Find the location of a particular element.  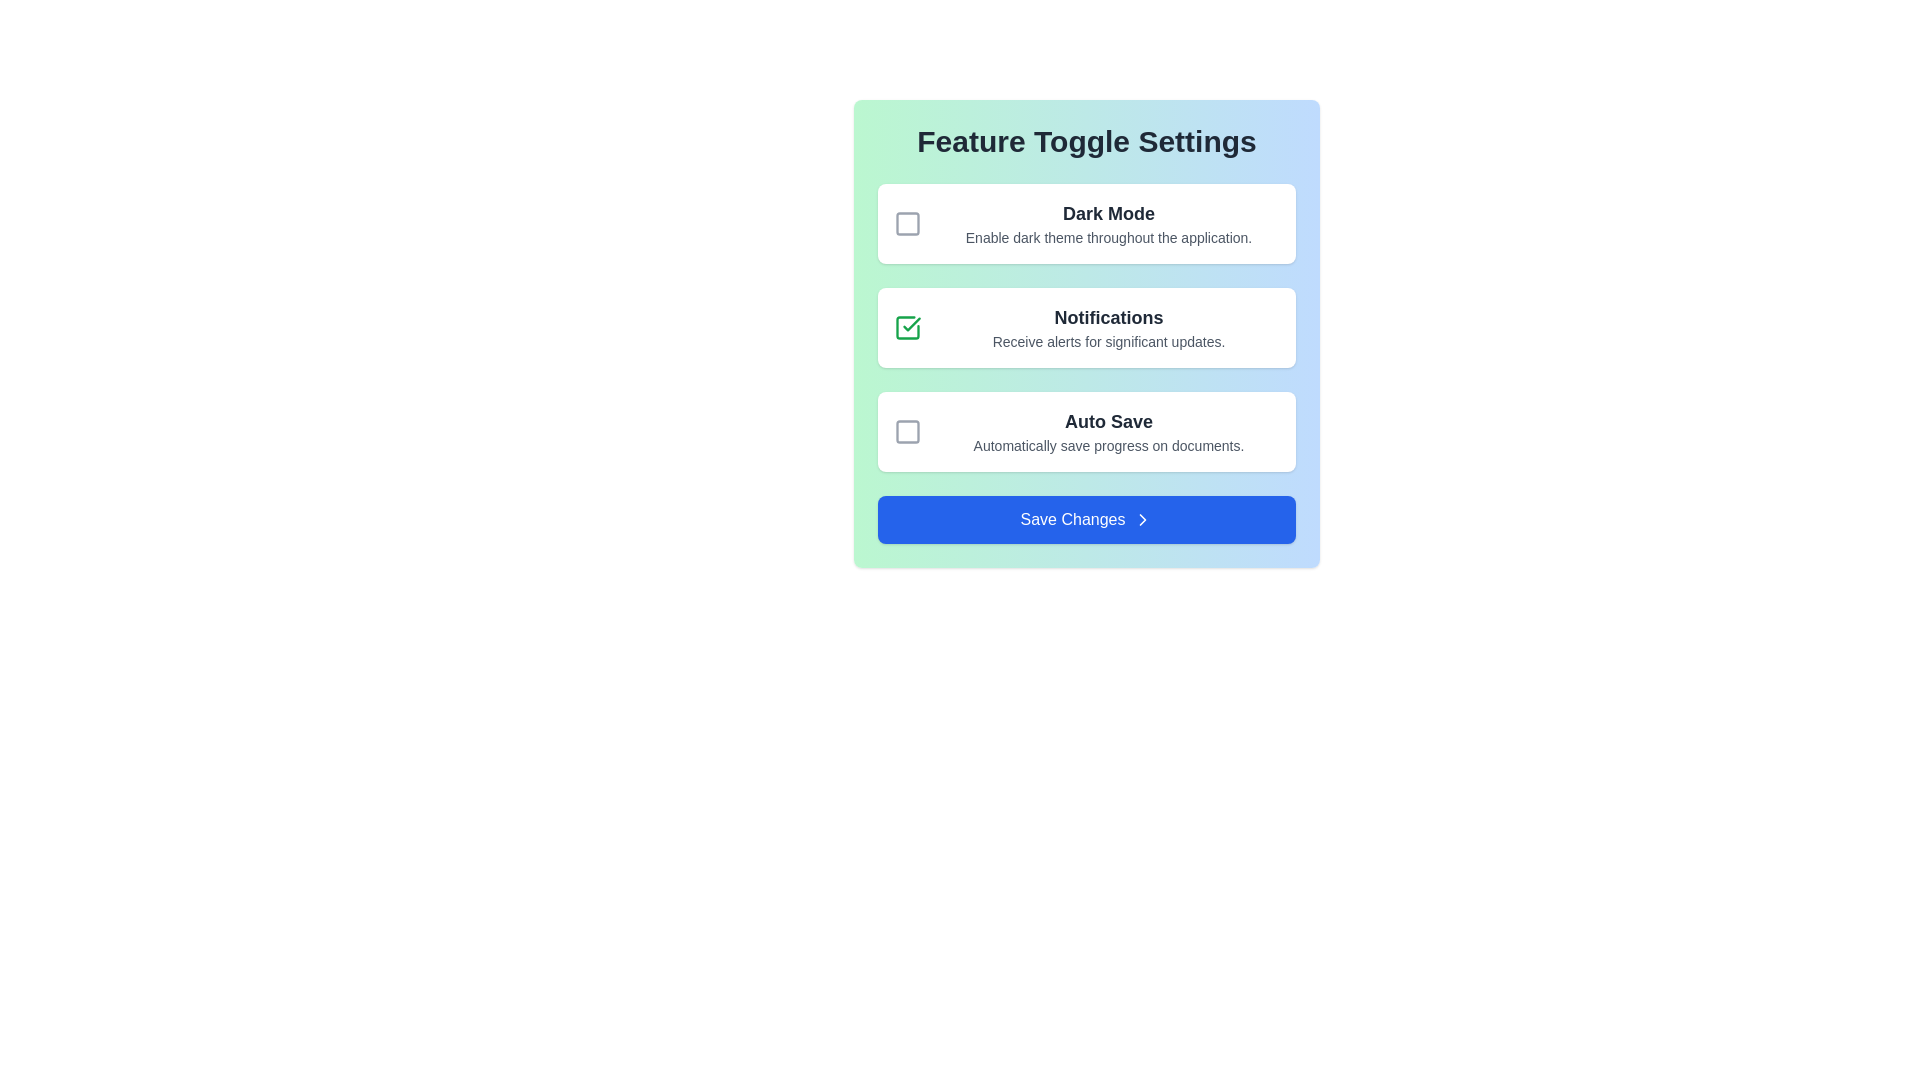

the save button located at the bottom of the settings panel, below the 'Auto Save' section, to apply new settings is located at coordinates (1085, 519).